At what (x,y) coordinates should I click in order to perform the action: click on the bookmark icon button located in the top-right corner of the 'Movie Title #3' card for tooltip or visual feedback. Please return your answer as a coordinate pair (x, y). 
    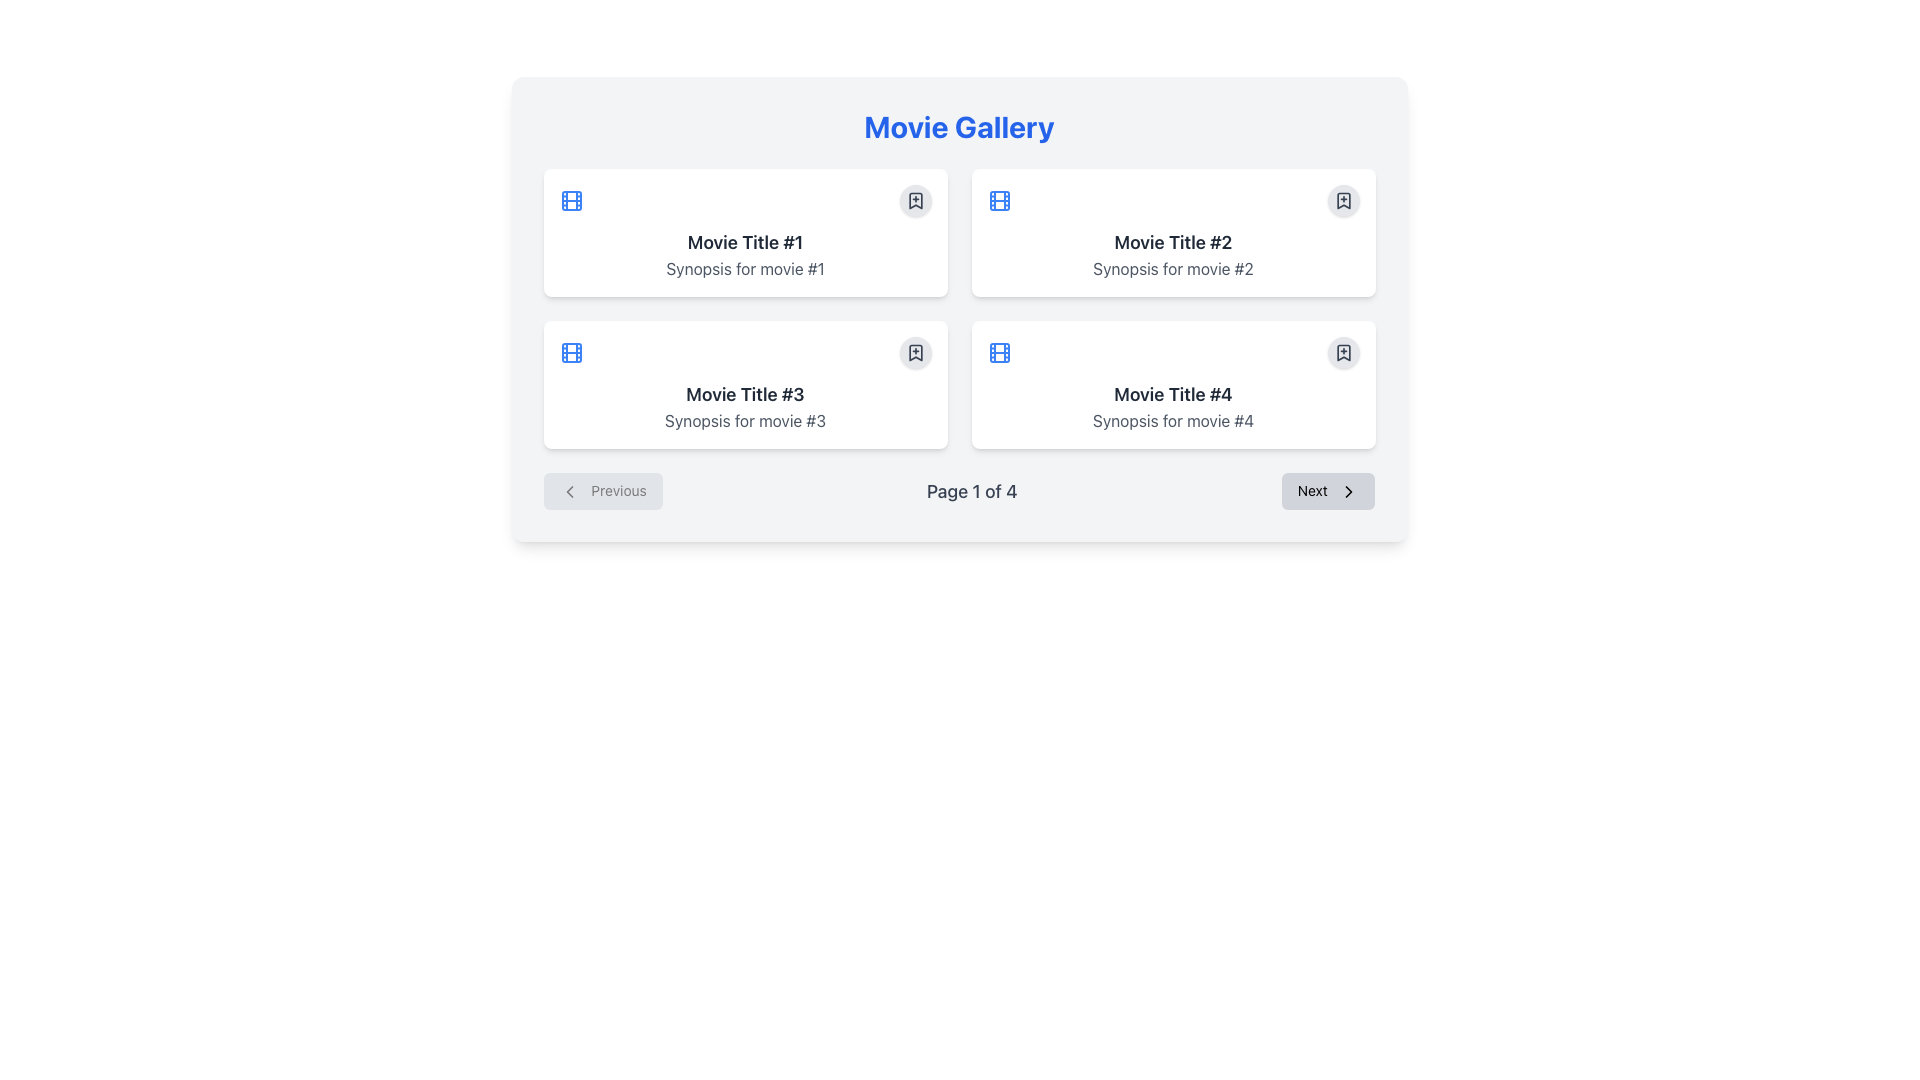
    Looking at the image, I should click on (914, 352).